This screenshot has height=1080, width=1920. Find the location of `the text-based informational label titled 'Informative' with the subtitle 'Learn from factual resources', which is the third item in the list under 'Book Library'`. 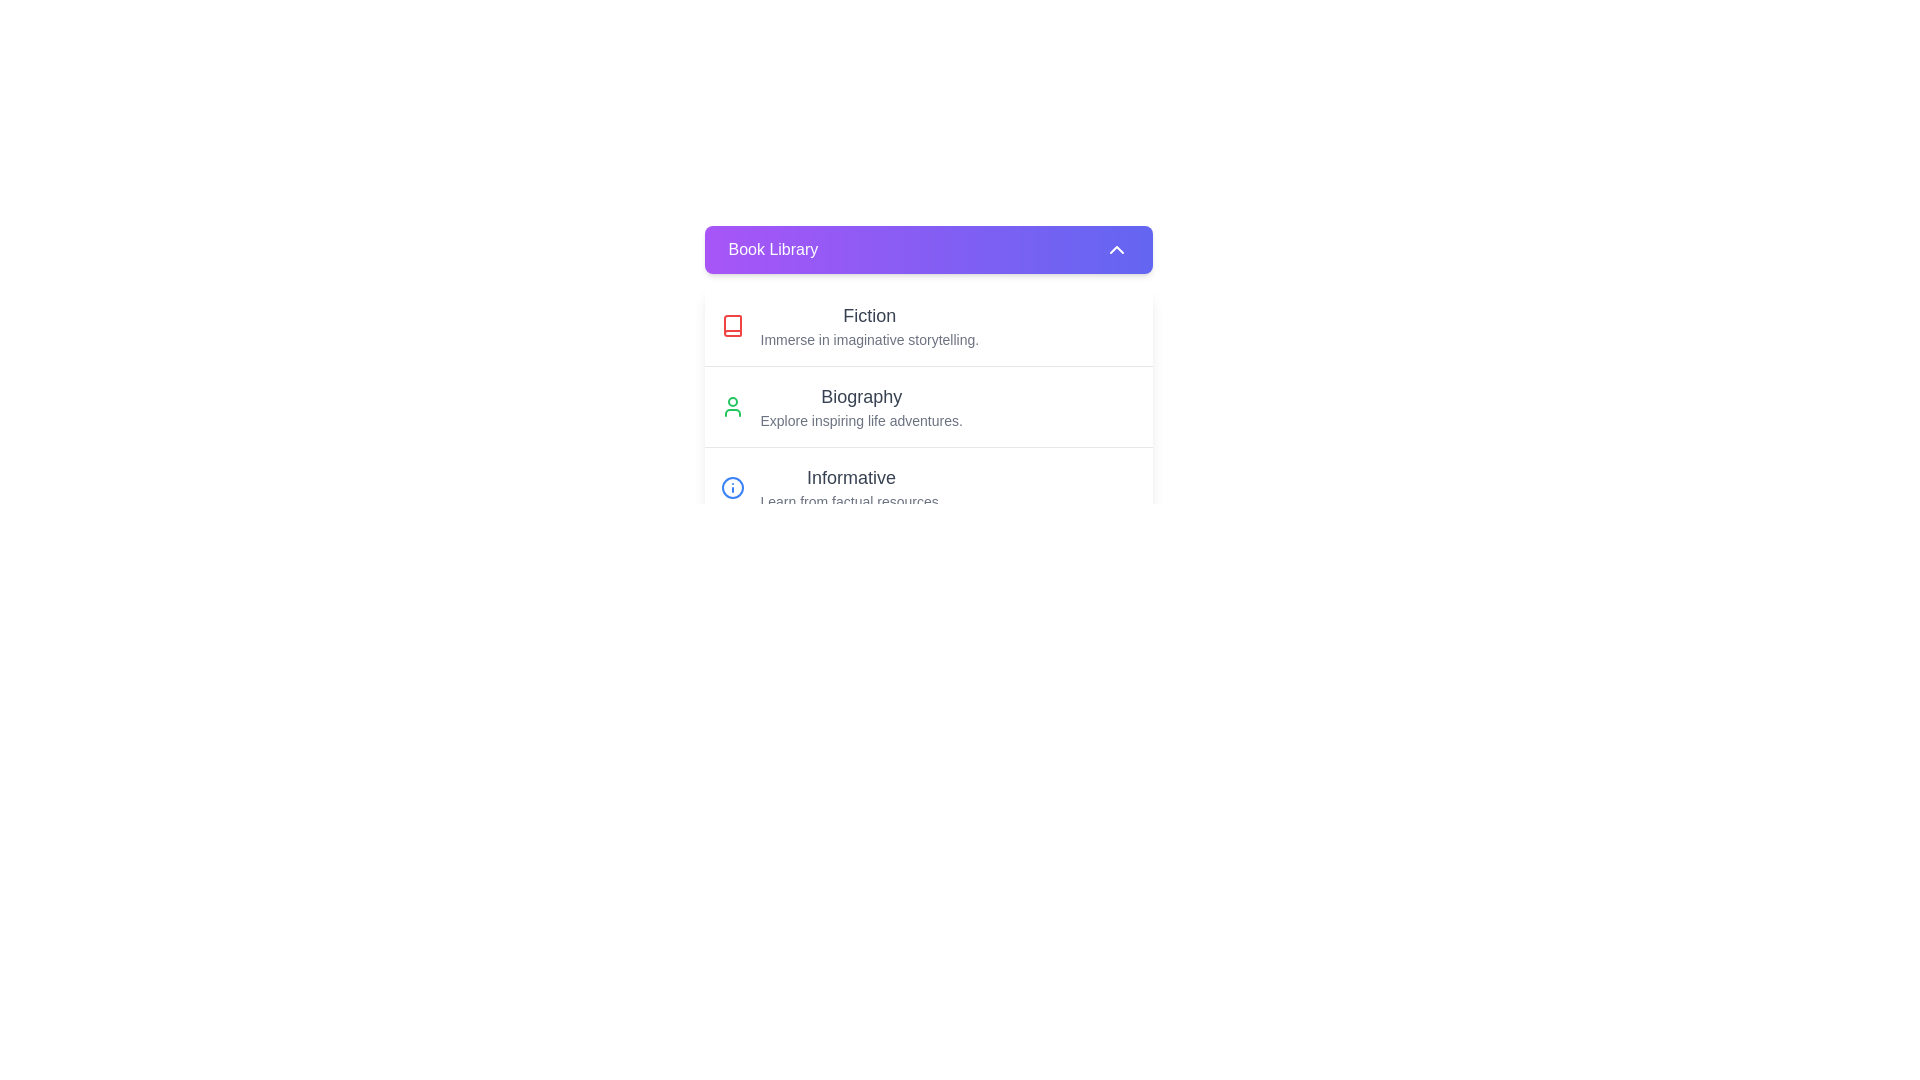

the text-based informational label titled 'Informative' with the subtitle 'Learn from factual resources', which is the third item in the list under 'Book Library' is located at coordinates (851, 488).